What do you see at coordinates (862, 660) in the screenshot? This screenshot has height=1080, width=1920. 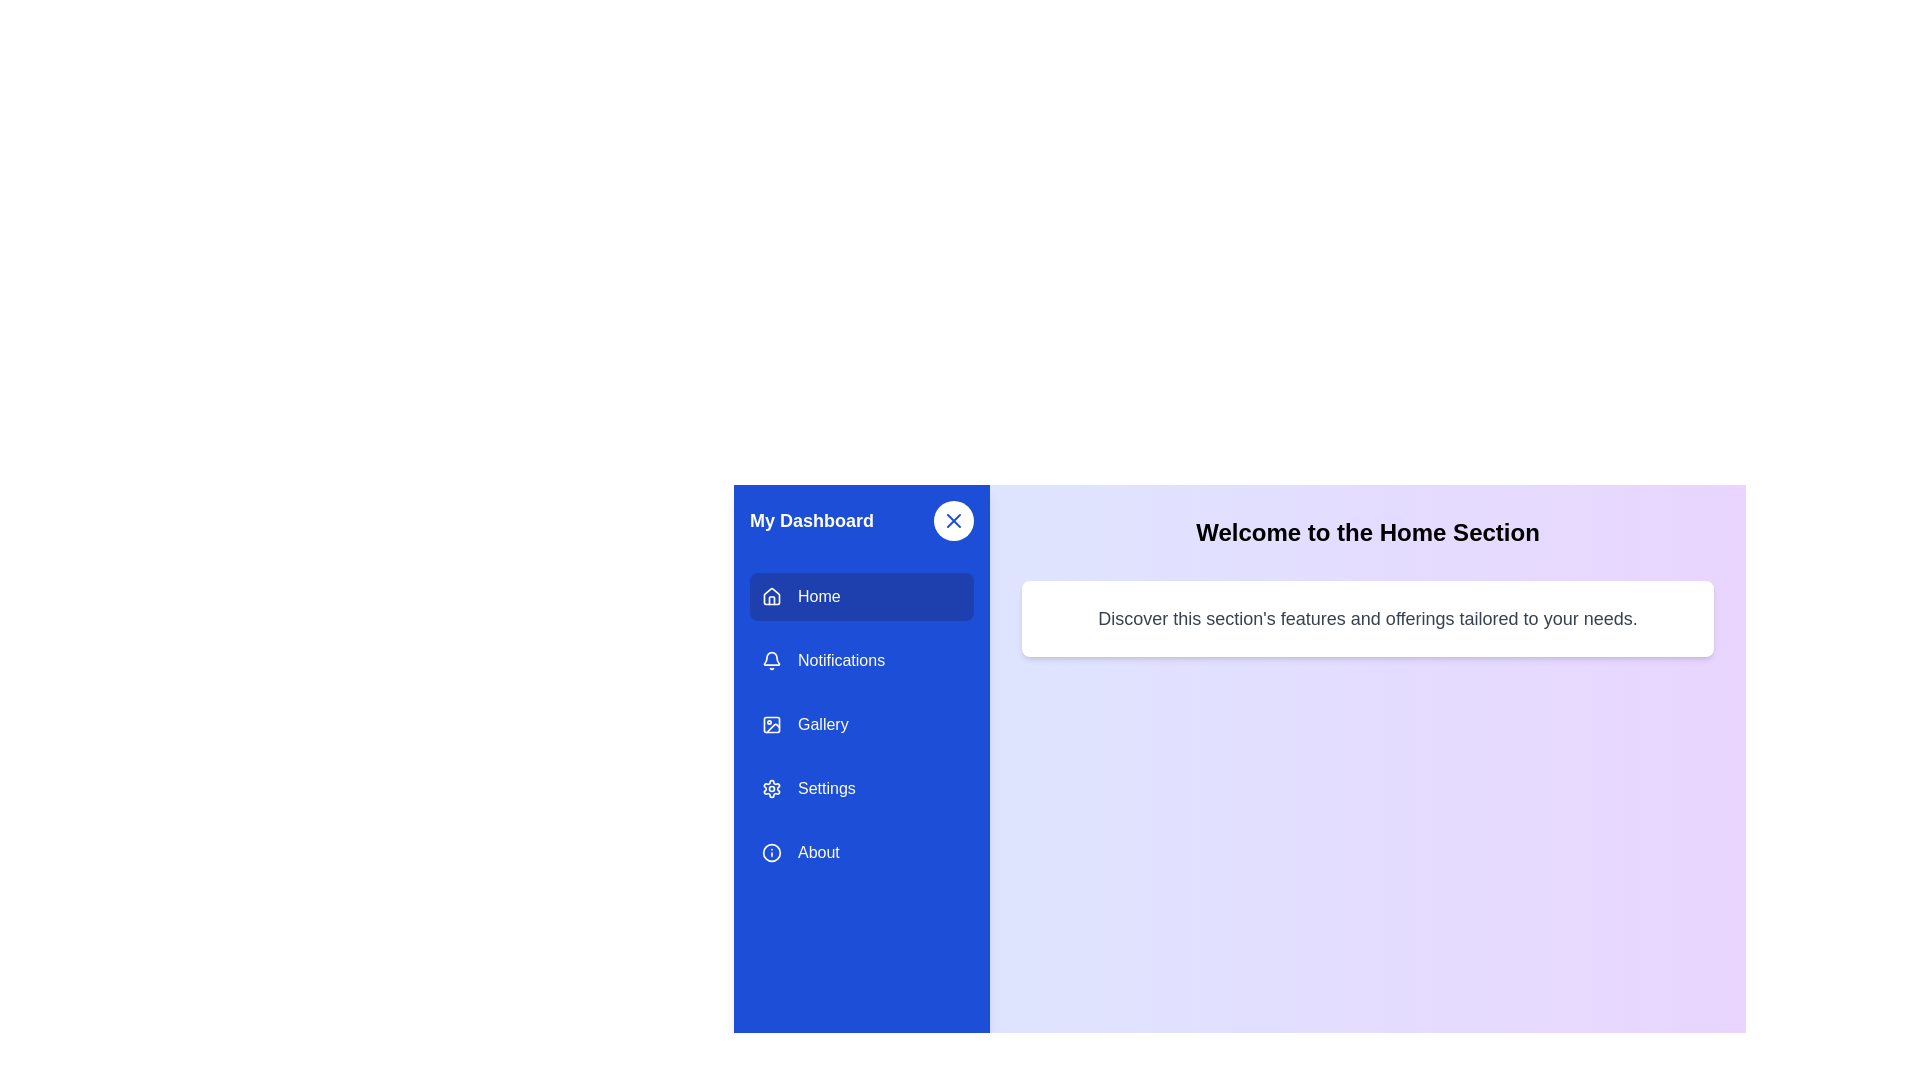 I see `the menu item labeled Notifications to navigate to its section` at bounding box center [862, 660].